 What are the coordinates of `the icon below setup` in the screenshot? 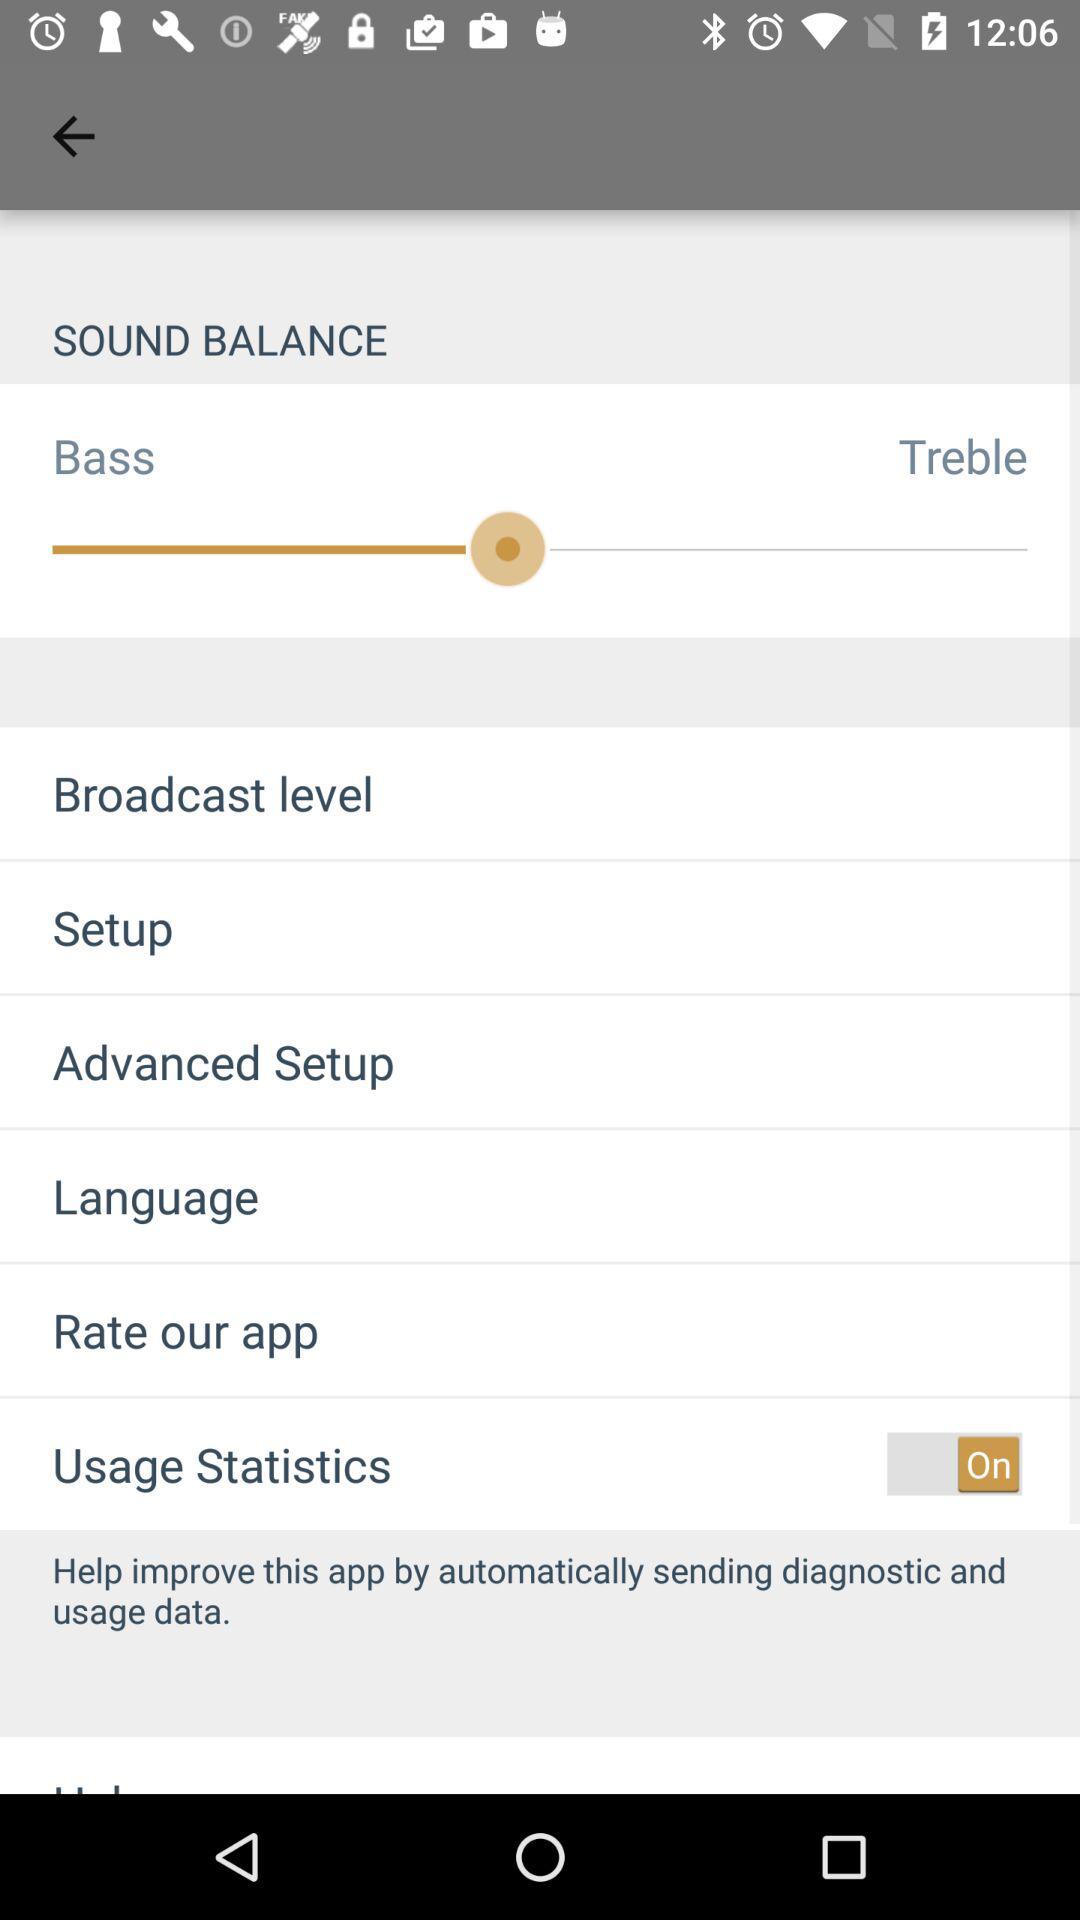 It's located at (197, 1060).